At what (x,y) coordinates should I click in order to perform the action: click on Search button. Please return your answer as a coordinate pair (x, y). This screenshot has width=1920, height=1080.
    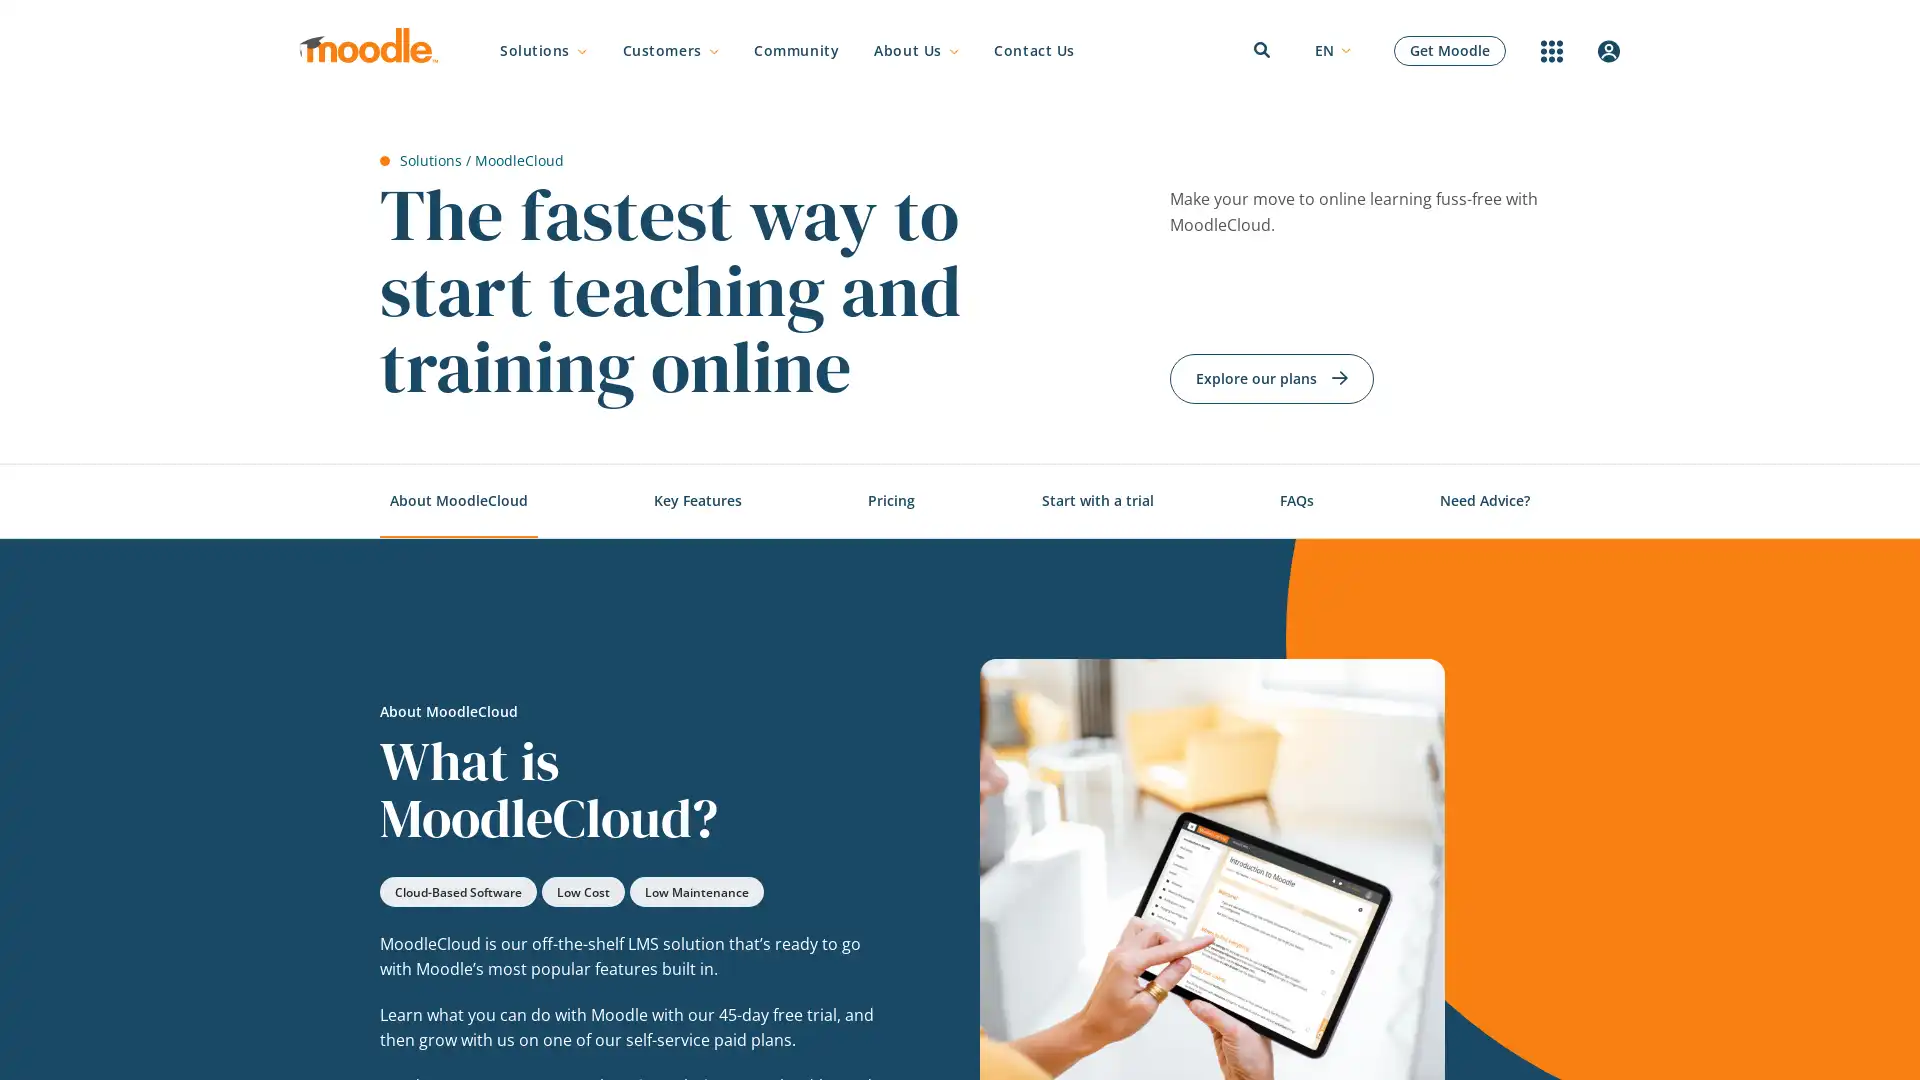
    Looking at the image, I should click on (1391, 543).